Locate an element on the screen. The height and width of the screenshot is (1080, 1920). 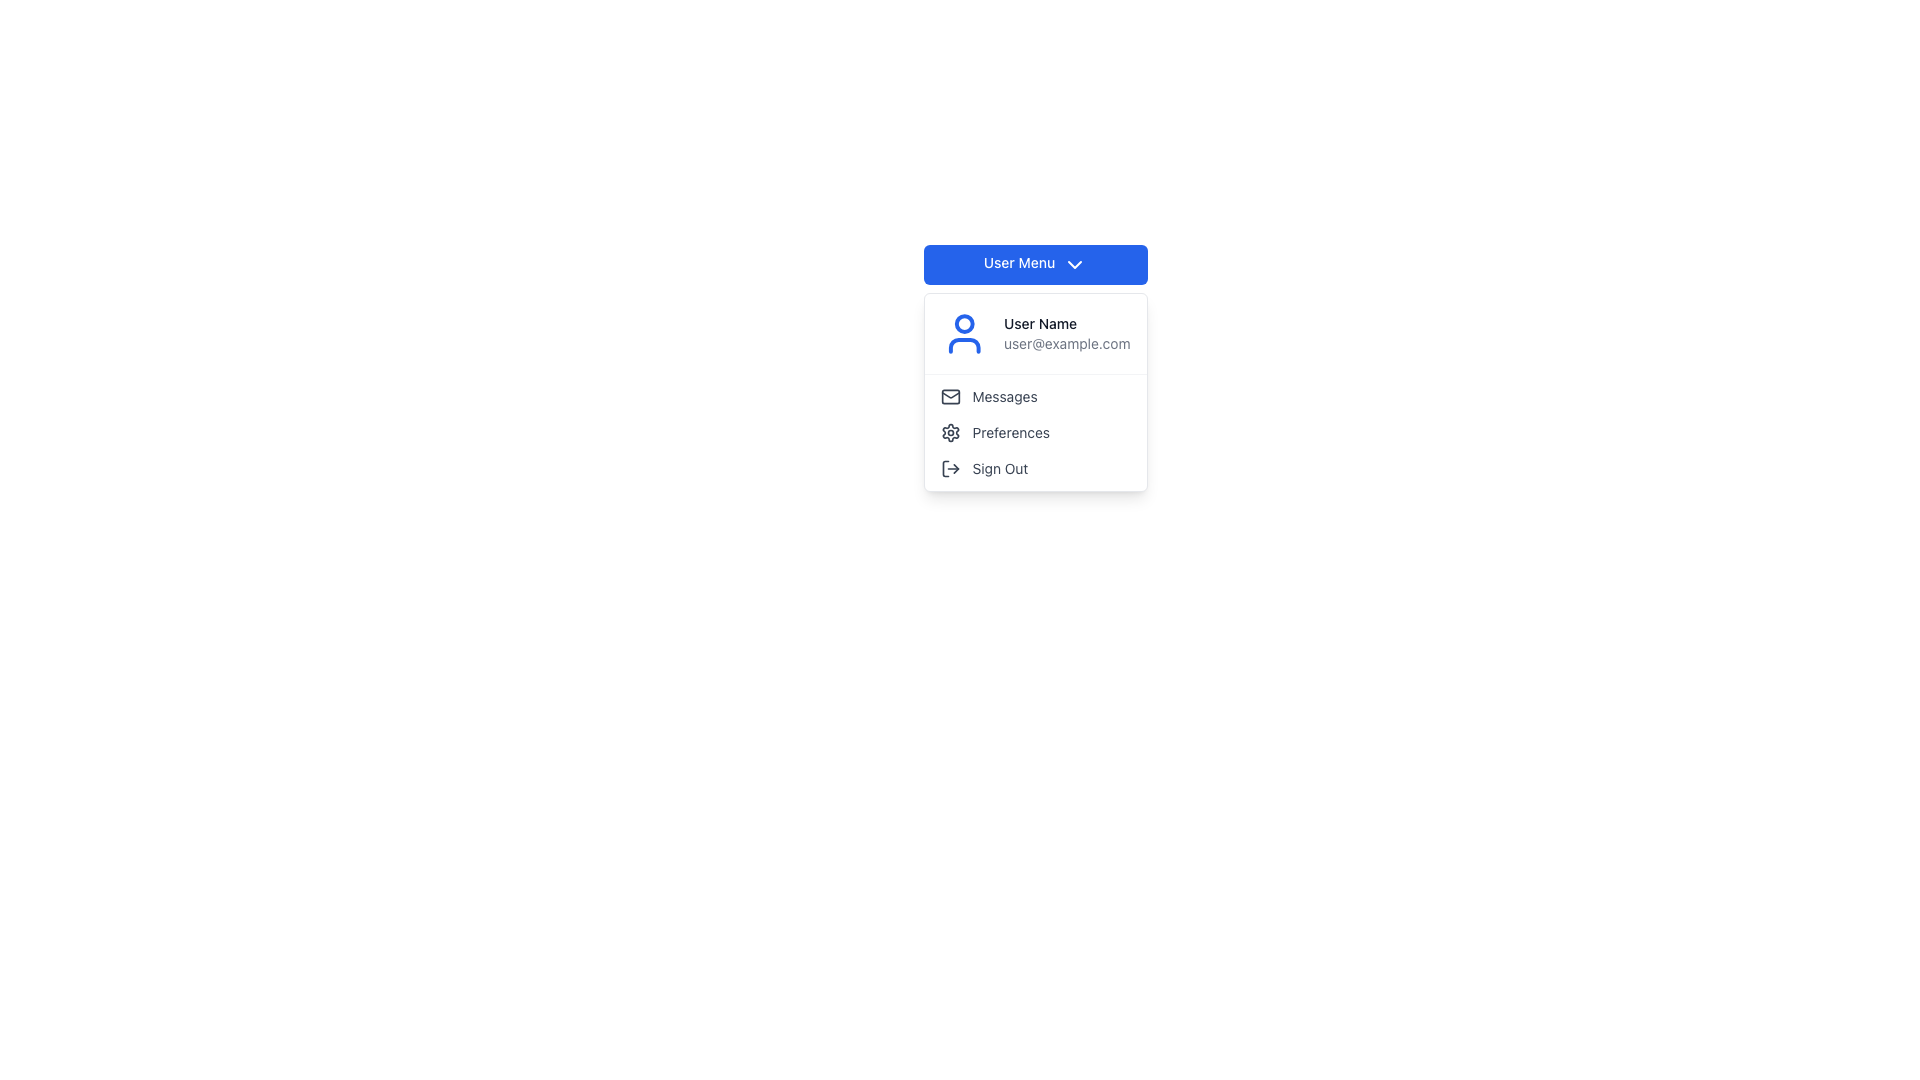
the rectangular envelope icon located beside the 'Messages' label in the dropdown menu under 'User Menu' is located at coordinates (949, 397).